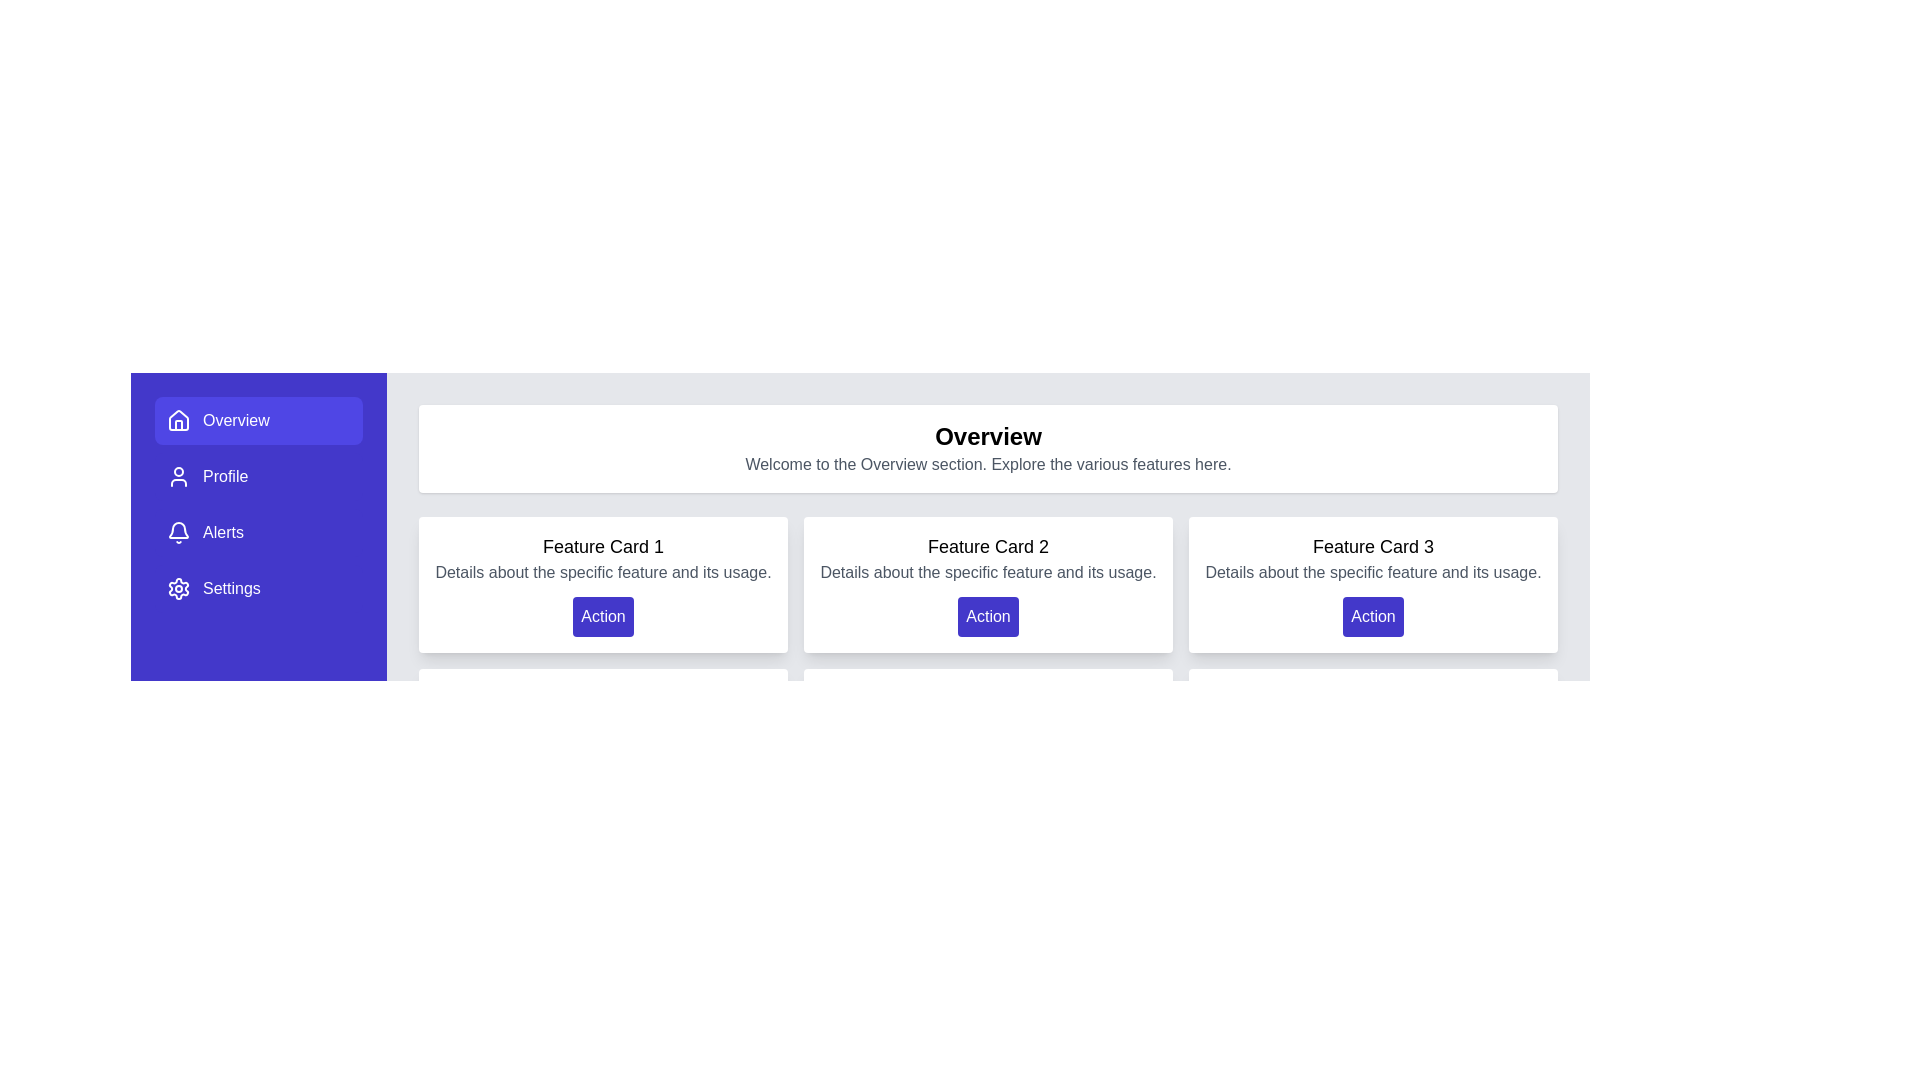 This screenshot has height=1080, width=1920. Describe the element at coordinates (1372, 585) in the screenshot. I see `the Informational Card Component located in the top right of the first row, which is the third card in a grid layout of six` at that location.